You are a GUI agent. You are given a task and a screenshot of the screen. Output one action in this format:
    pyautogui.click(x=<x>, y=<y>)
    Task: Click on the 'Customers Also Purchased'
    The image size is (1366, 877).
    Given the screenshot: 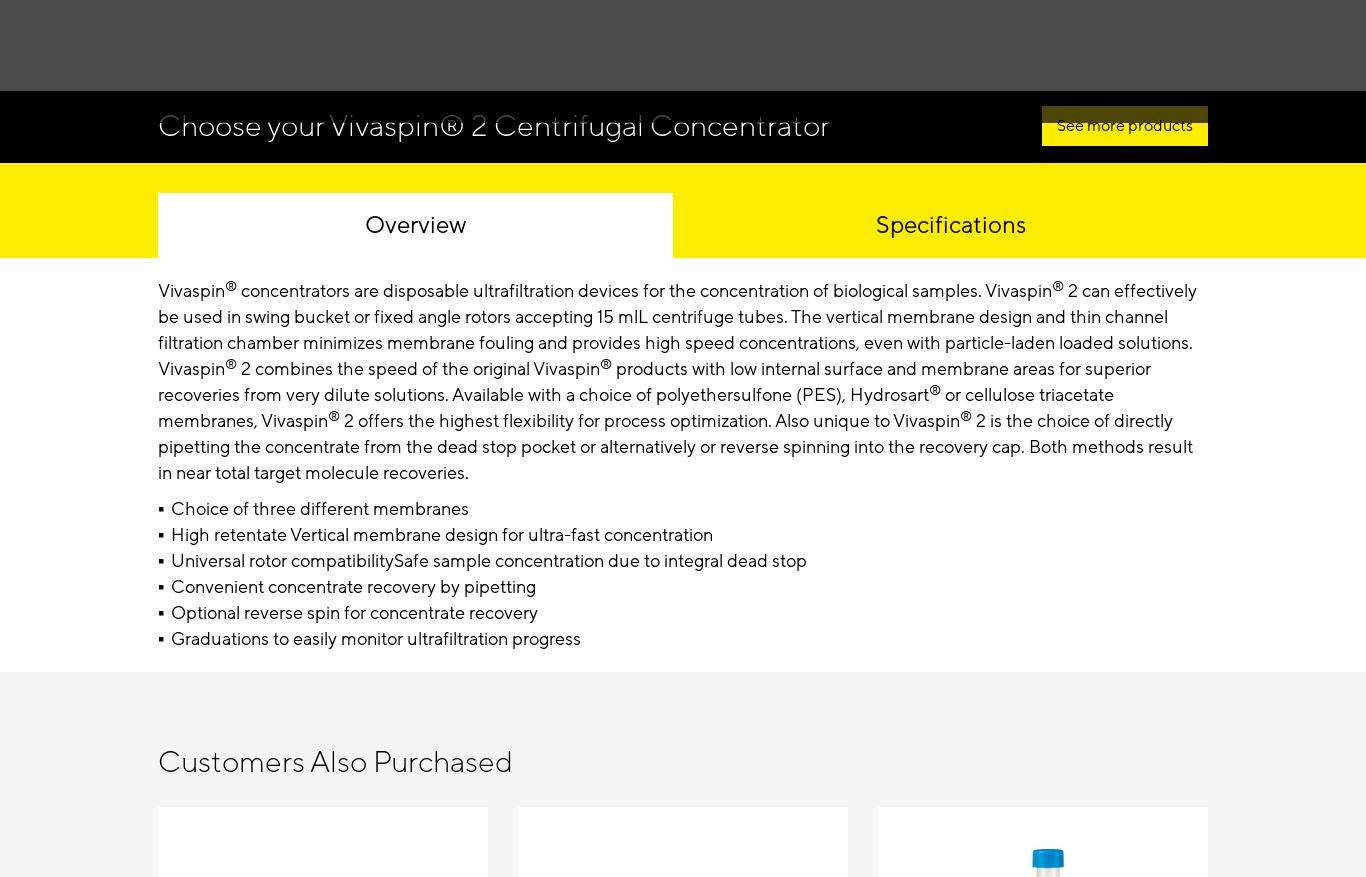 What is the action you would take?
    pyautogui.click(x=335, y=762)
    